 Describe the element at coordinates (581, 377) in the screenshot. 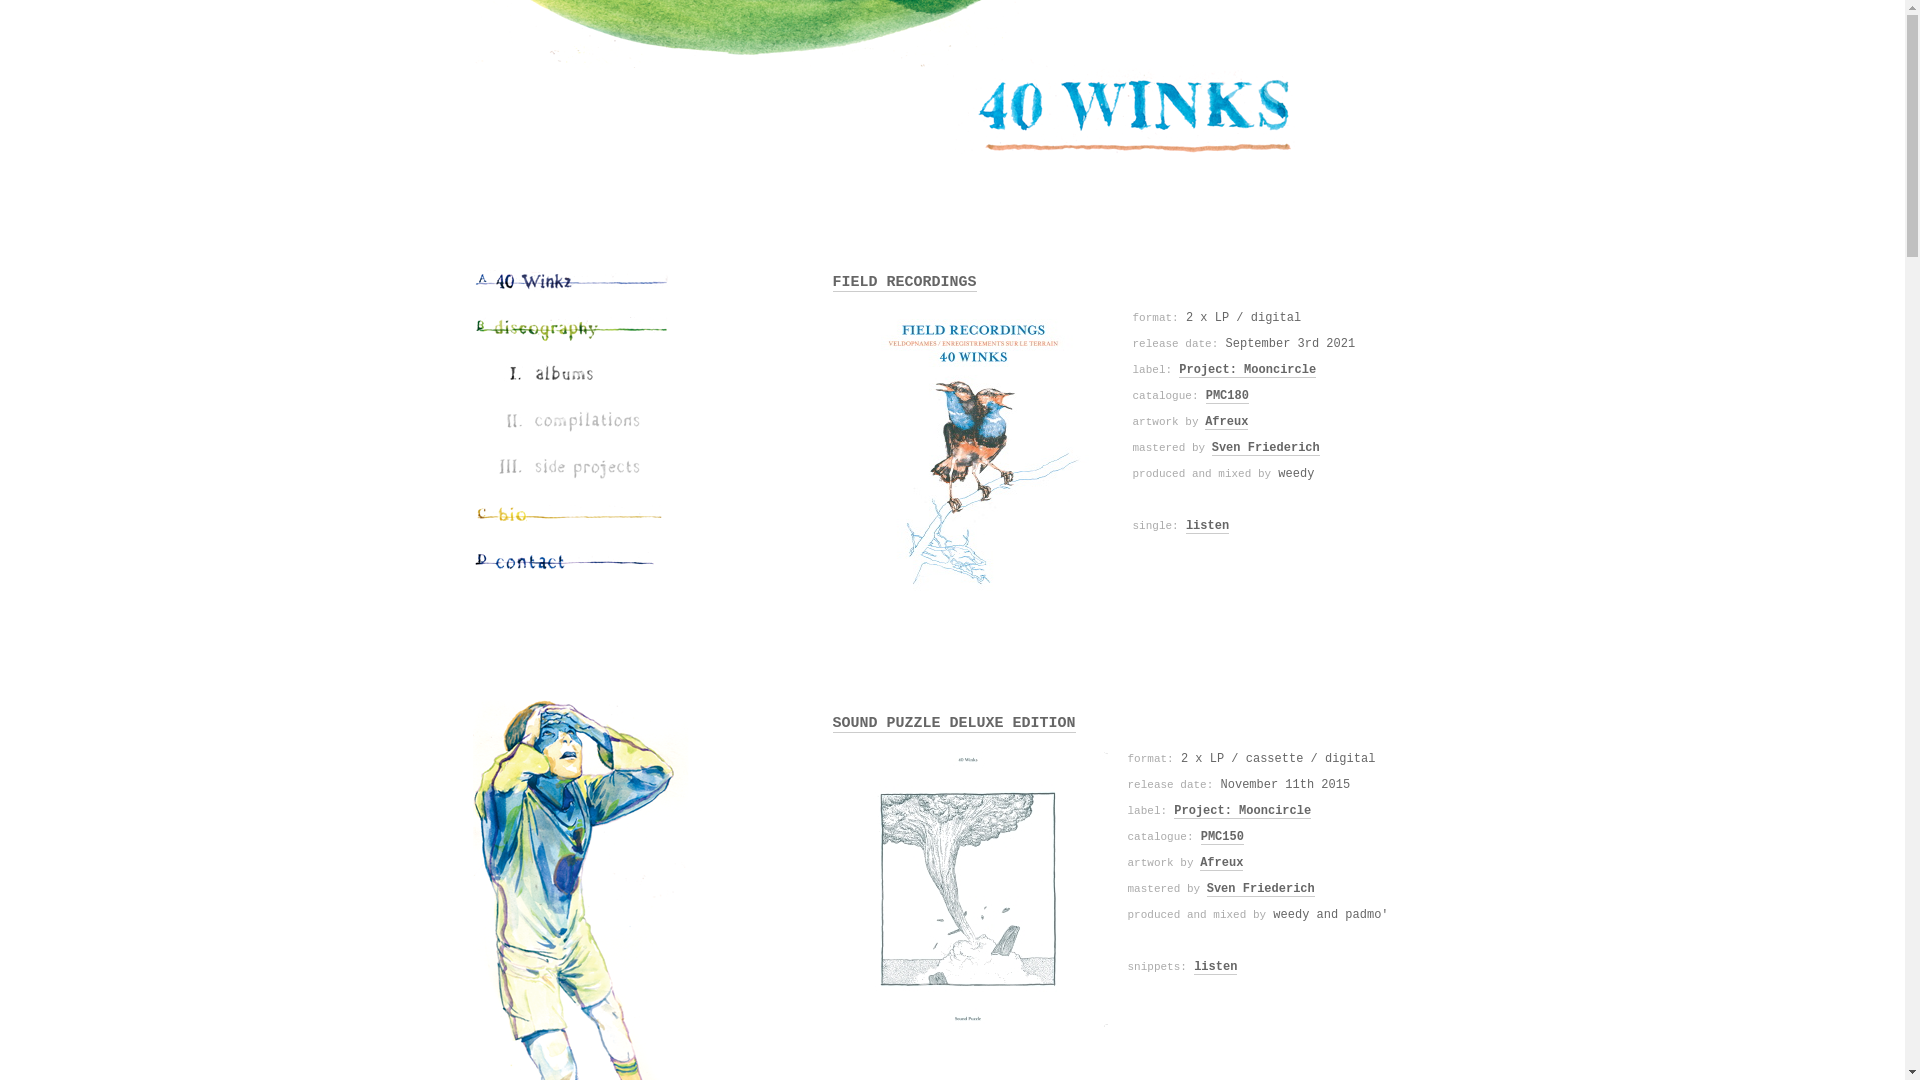

I see `'Albums'` at that location.